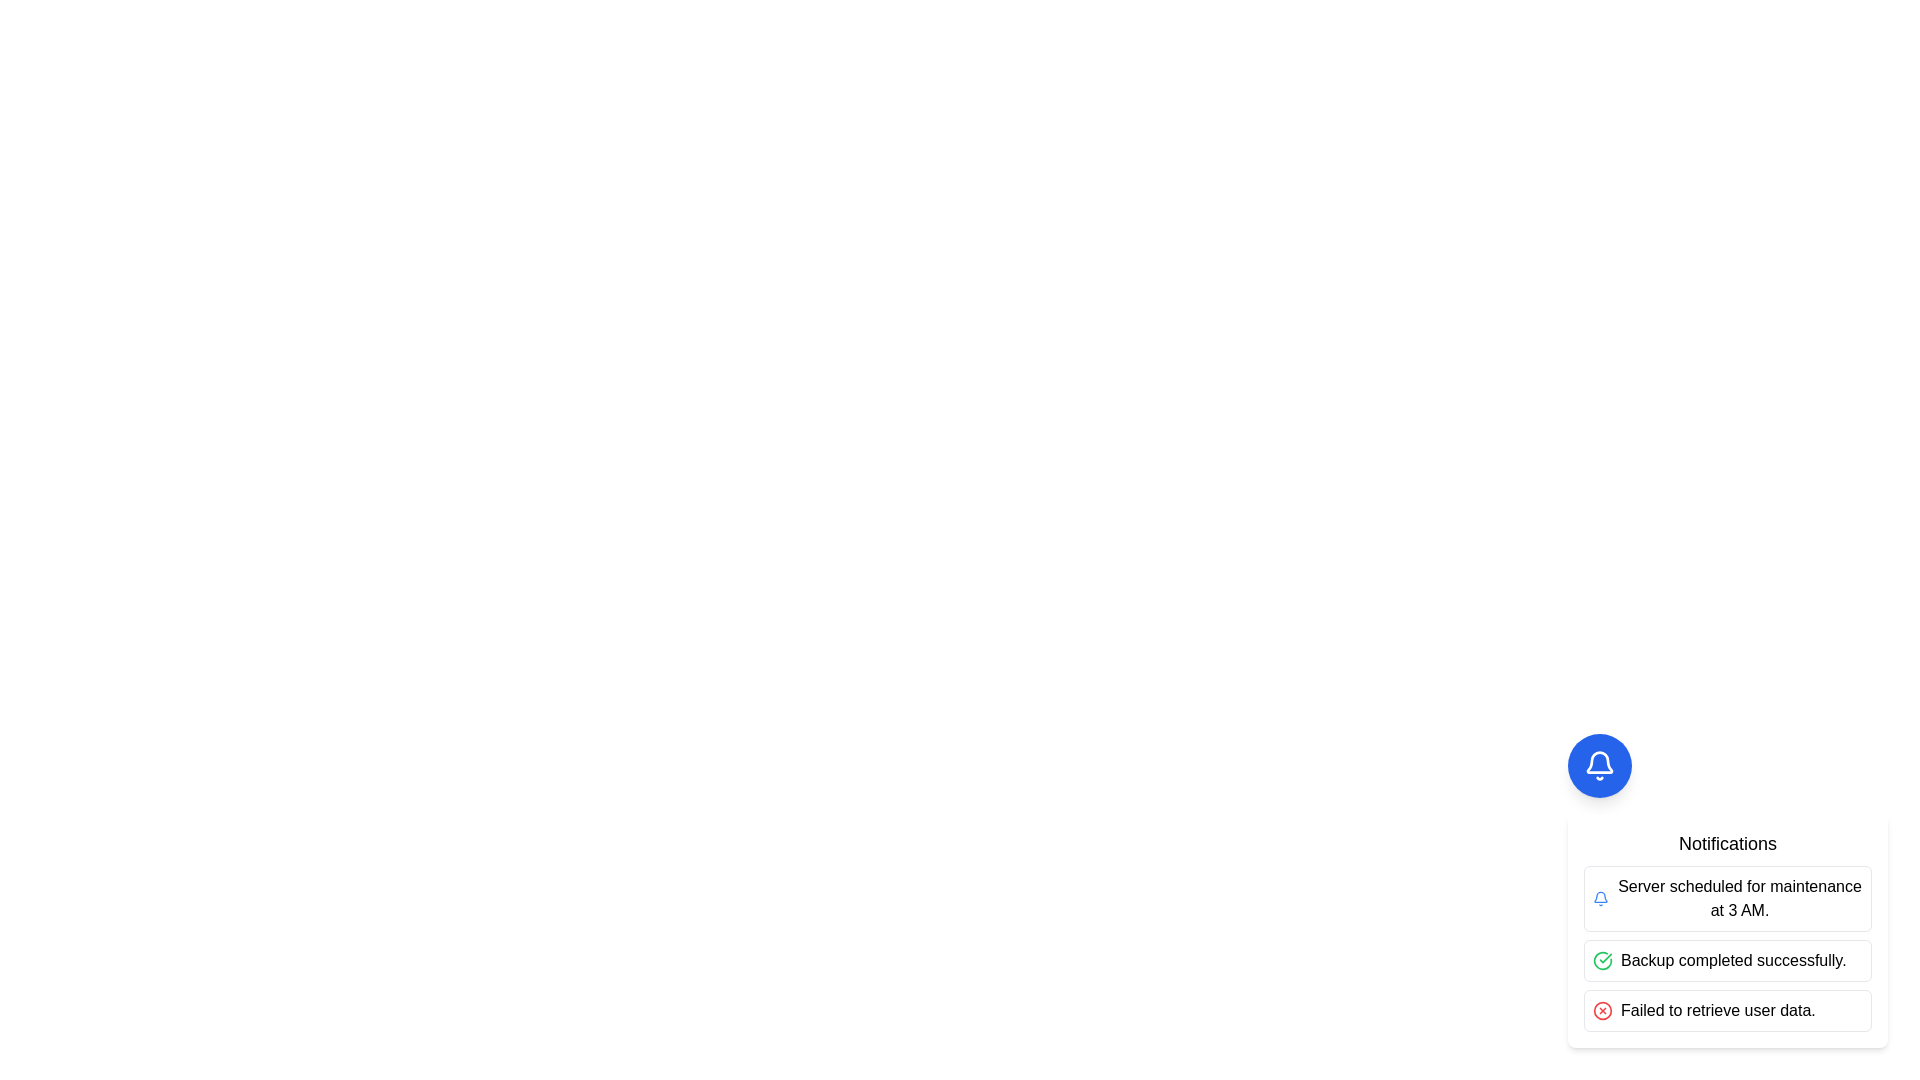 The image size is (1920, 1080). Describe the element at coordinates (1717, 1010) in the screenshot. I see `the error notification Text Label located at the bottom of the notification panel` at that location.